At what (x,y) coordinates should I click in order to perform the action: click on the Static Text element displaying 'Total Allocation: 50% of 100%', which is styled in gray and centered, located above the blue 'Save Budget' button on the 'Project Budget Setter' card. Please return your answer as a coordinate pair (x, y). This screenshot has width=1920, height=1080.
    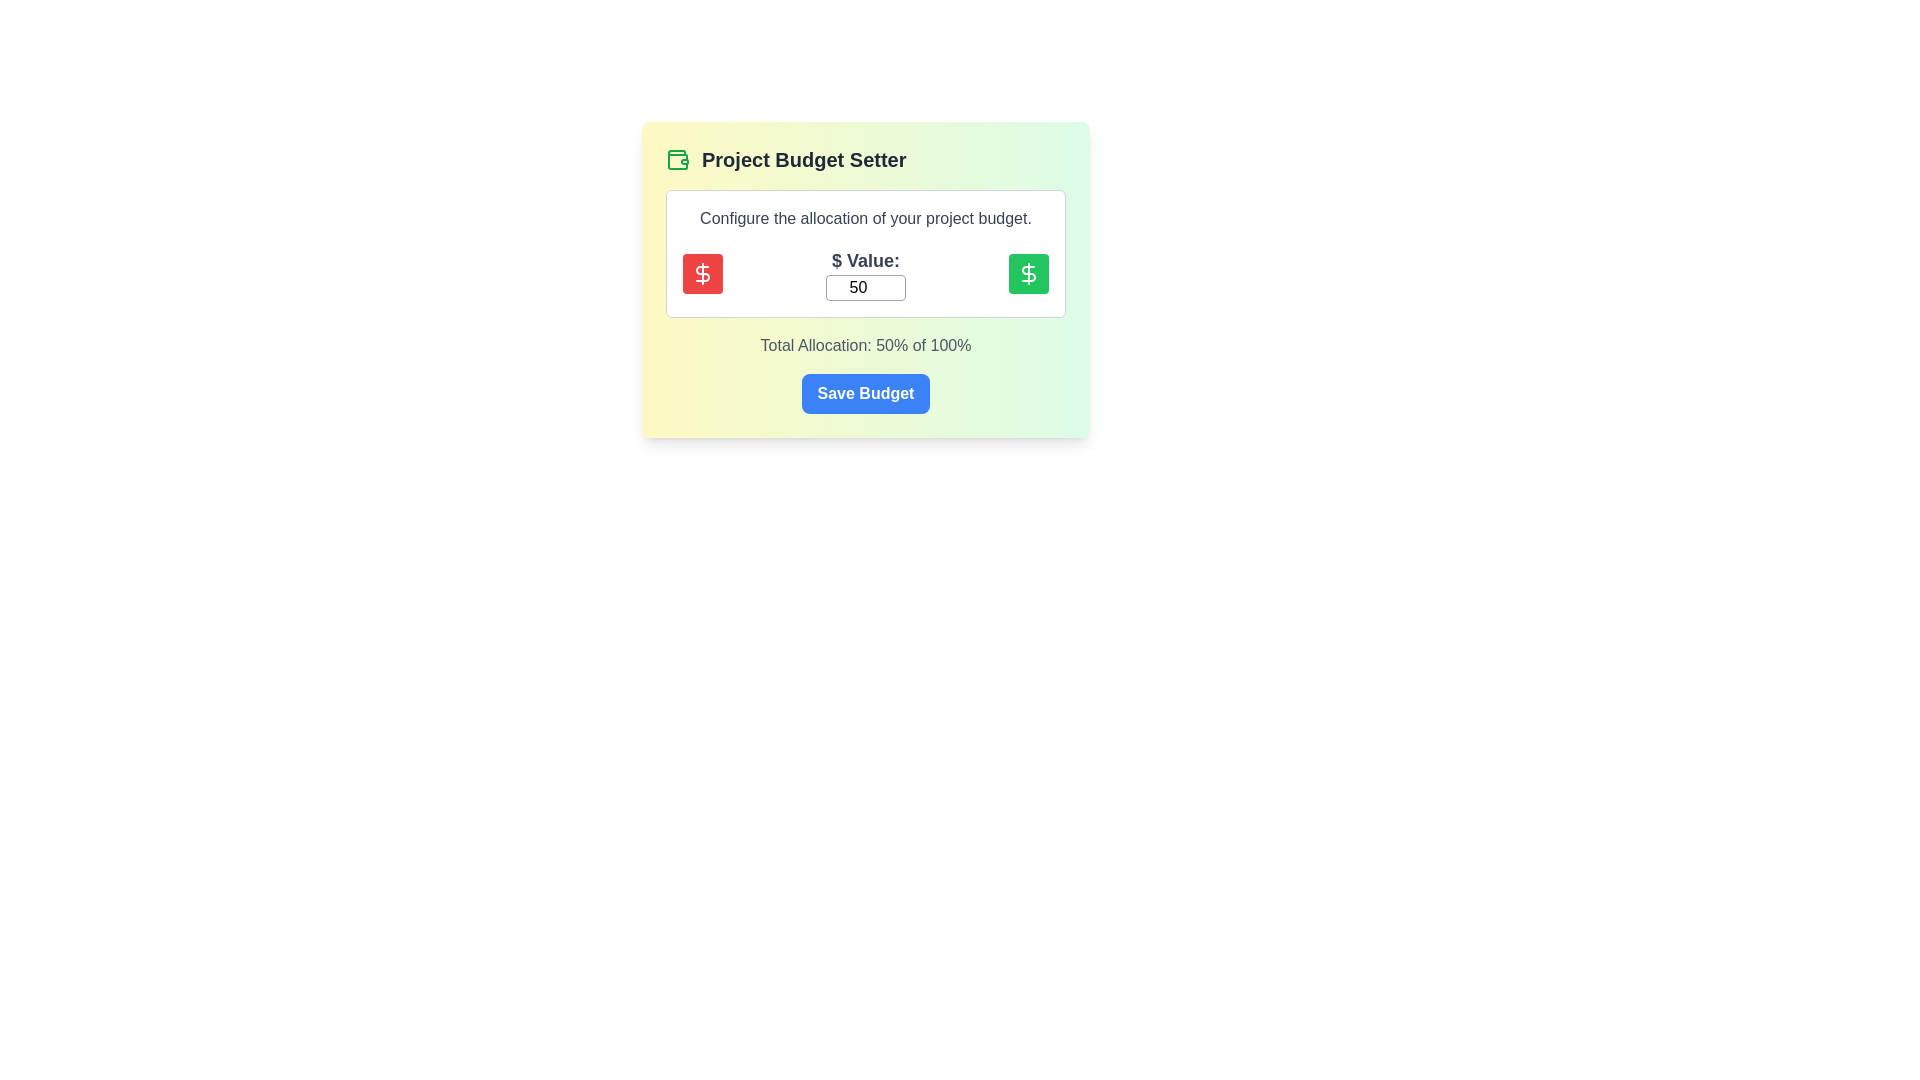
    Looking at the image, I should click on (865, 345).